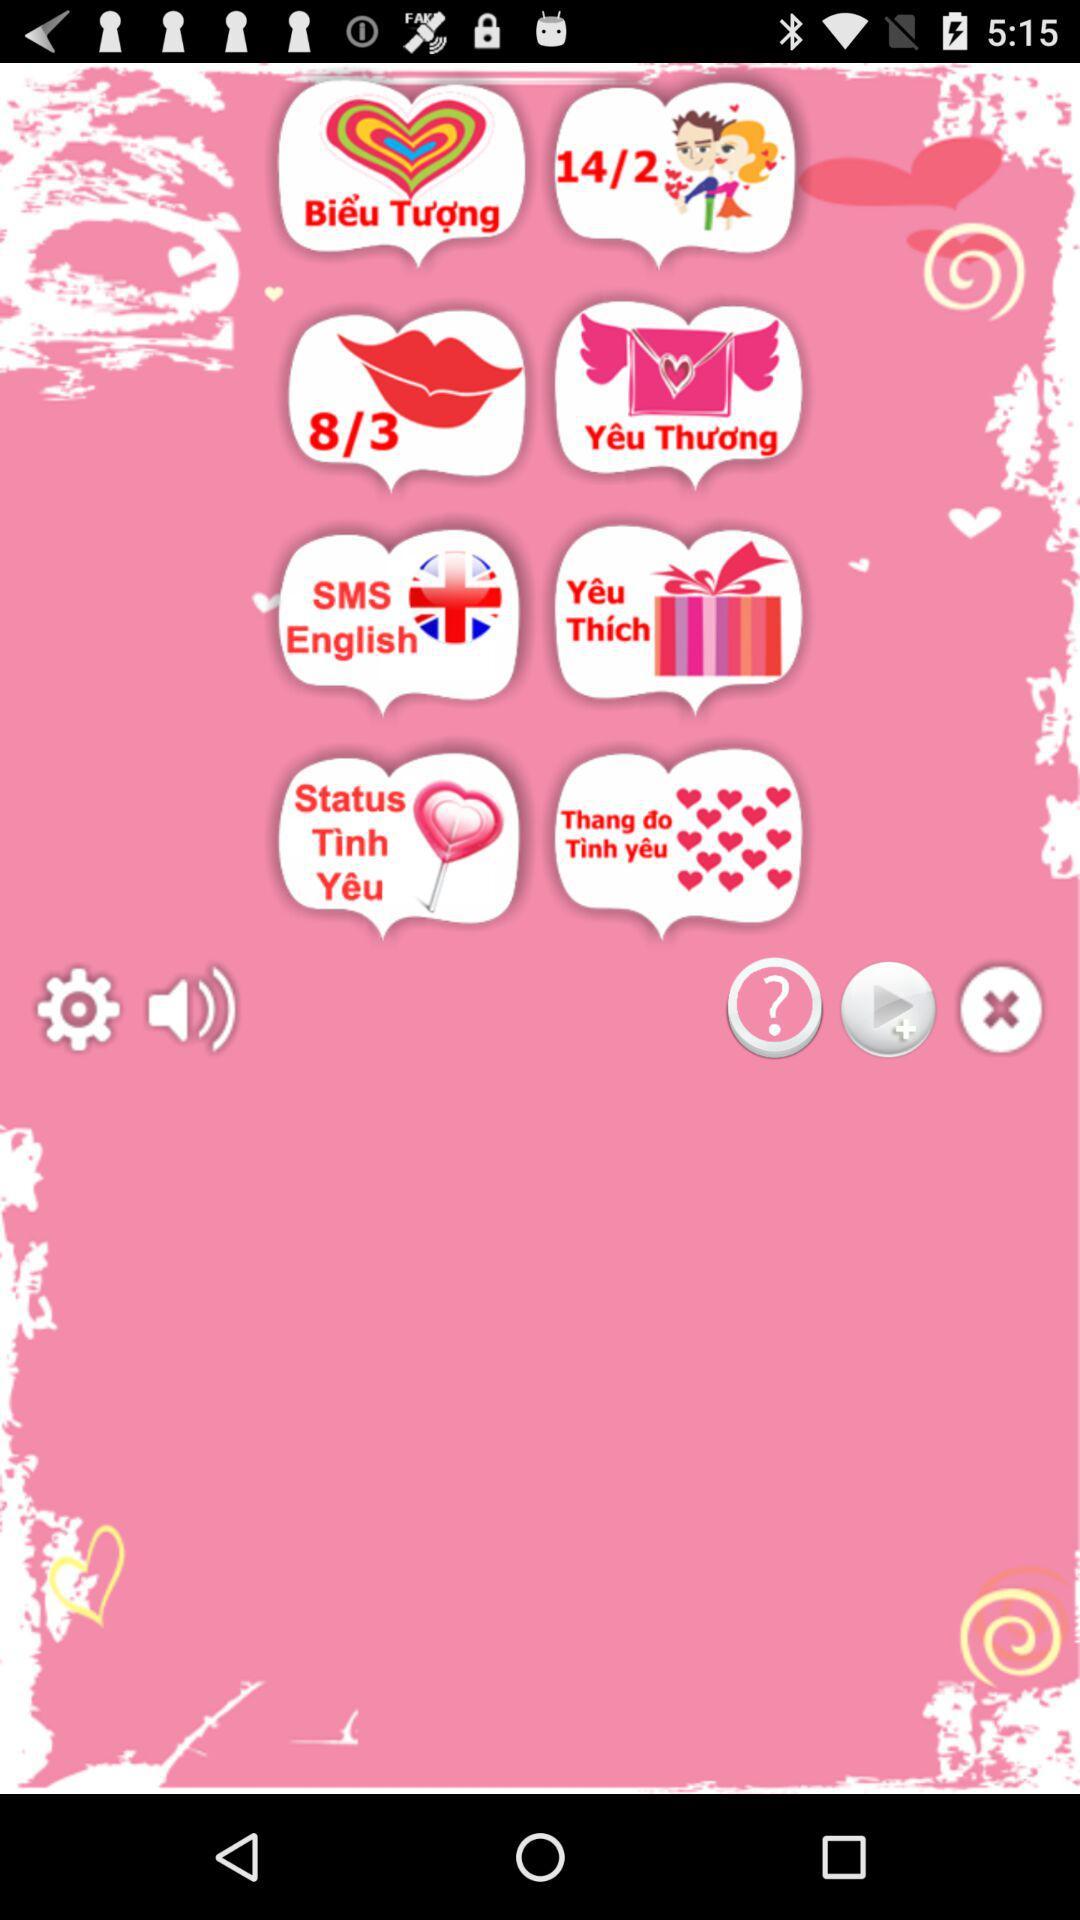 Image resolution: width=1080 pixels, height=1920 pixels. Describe the element at coordinates (192, 1009) in the screenshot. I see `increase` at that location.